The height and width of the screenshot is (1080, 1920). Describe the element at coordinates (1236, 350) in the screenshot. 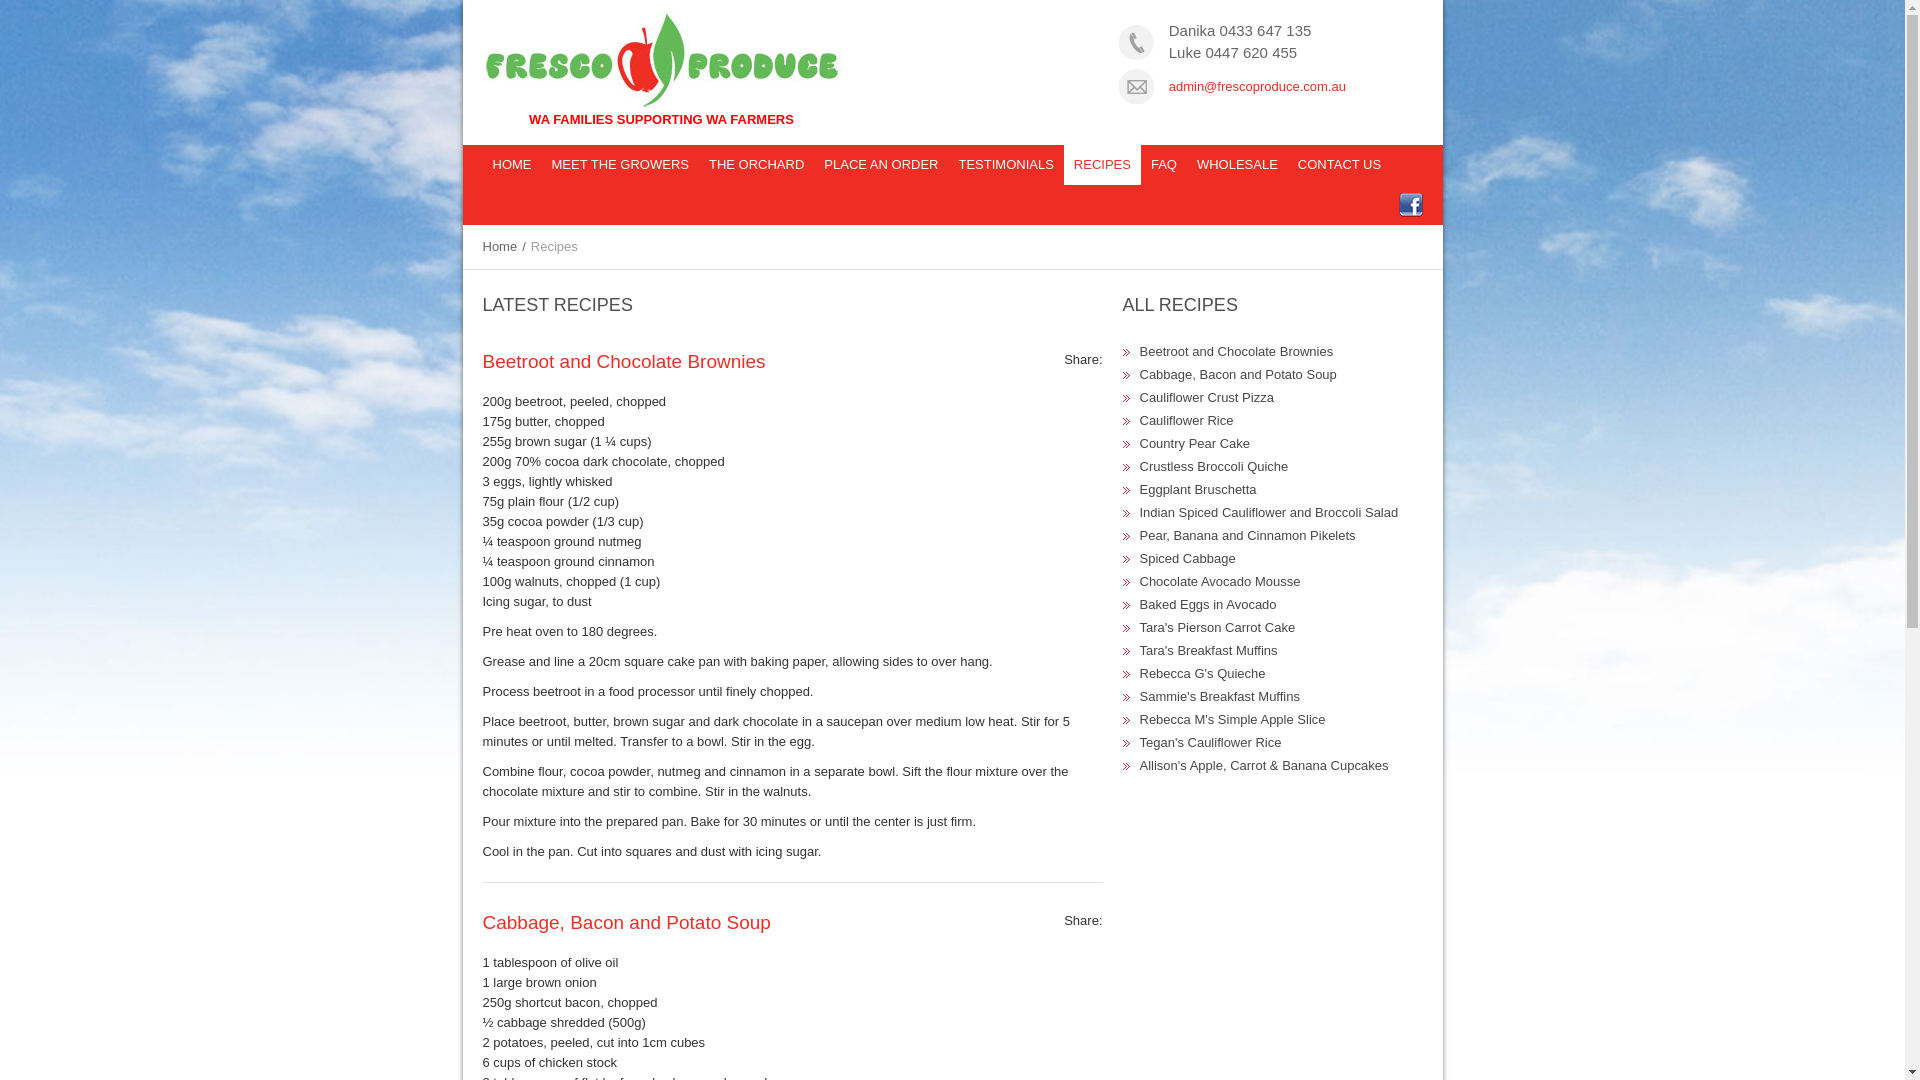

I see `'Beetroot and Chocolate Brownies'` at that location.